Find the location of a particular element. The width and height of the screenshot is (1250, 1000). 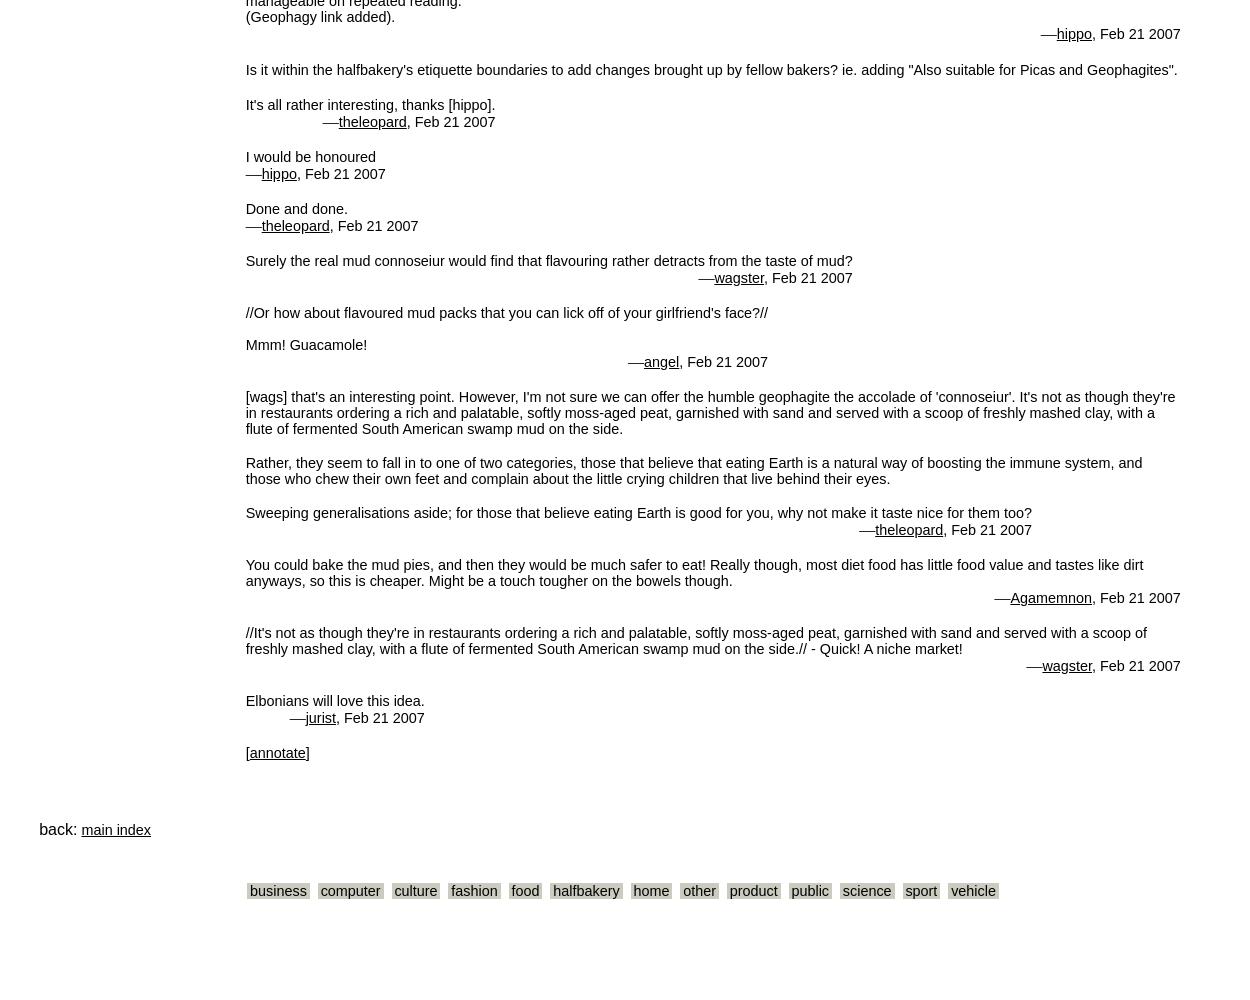

'fashion' is located at coordinates (473, 890).